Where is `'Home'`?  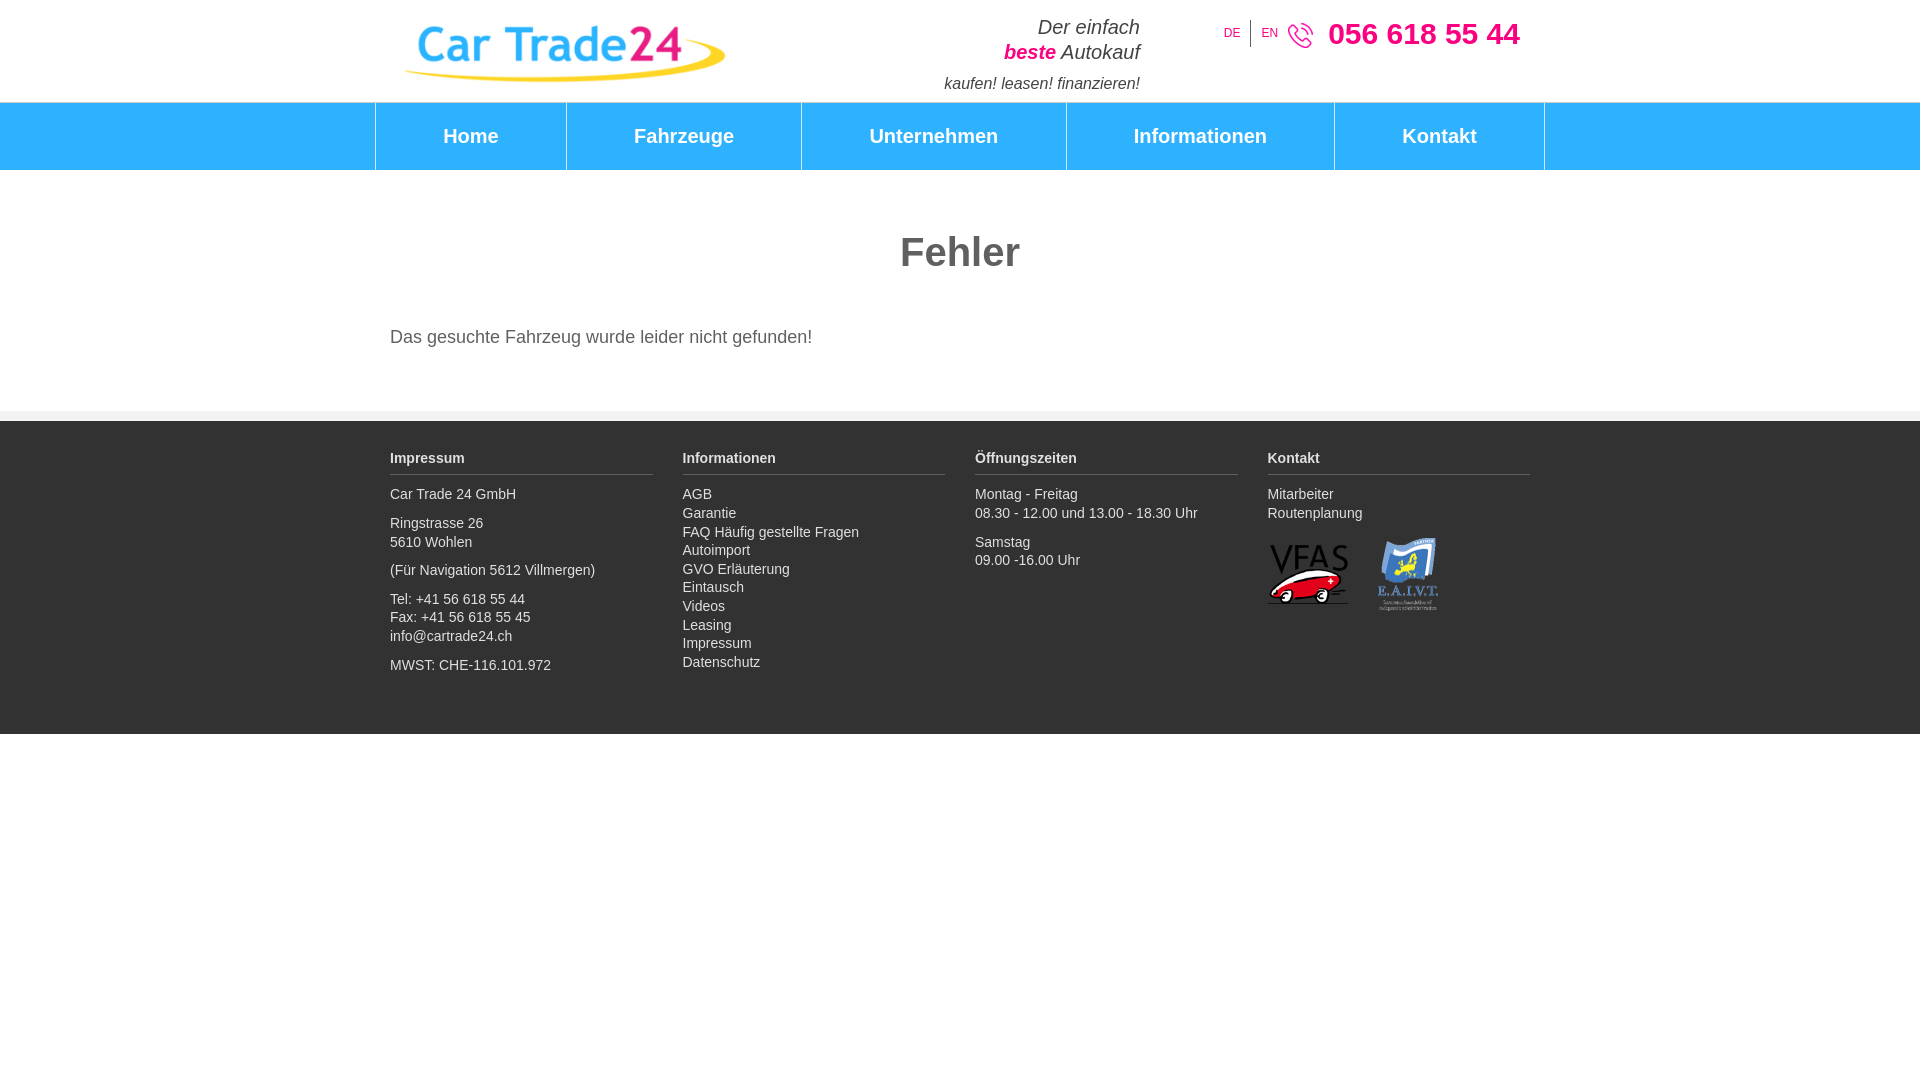 'Home' is located at coordinates (469, 135).